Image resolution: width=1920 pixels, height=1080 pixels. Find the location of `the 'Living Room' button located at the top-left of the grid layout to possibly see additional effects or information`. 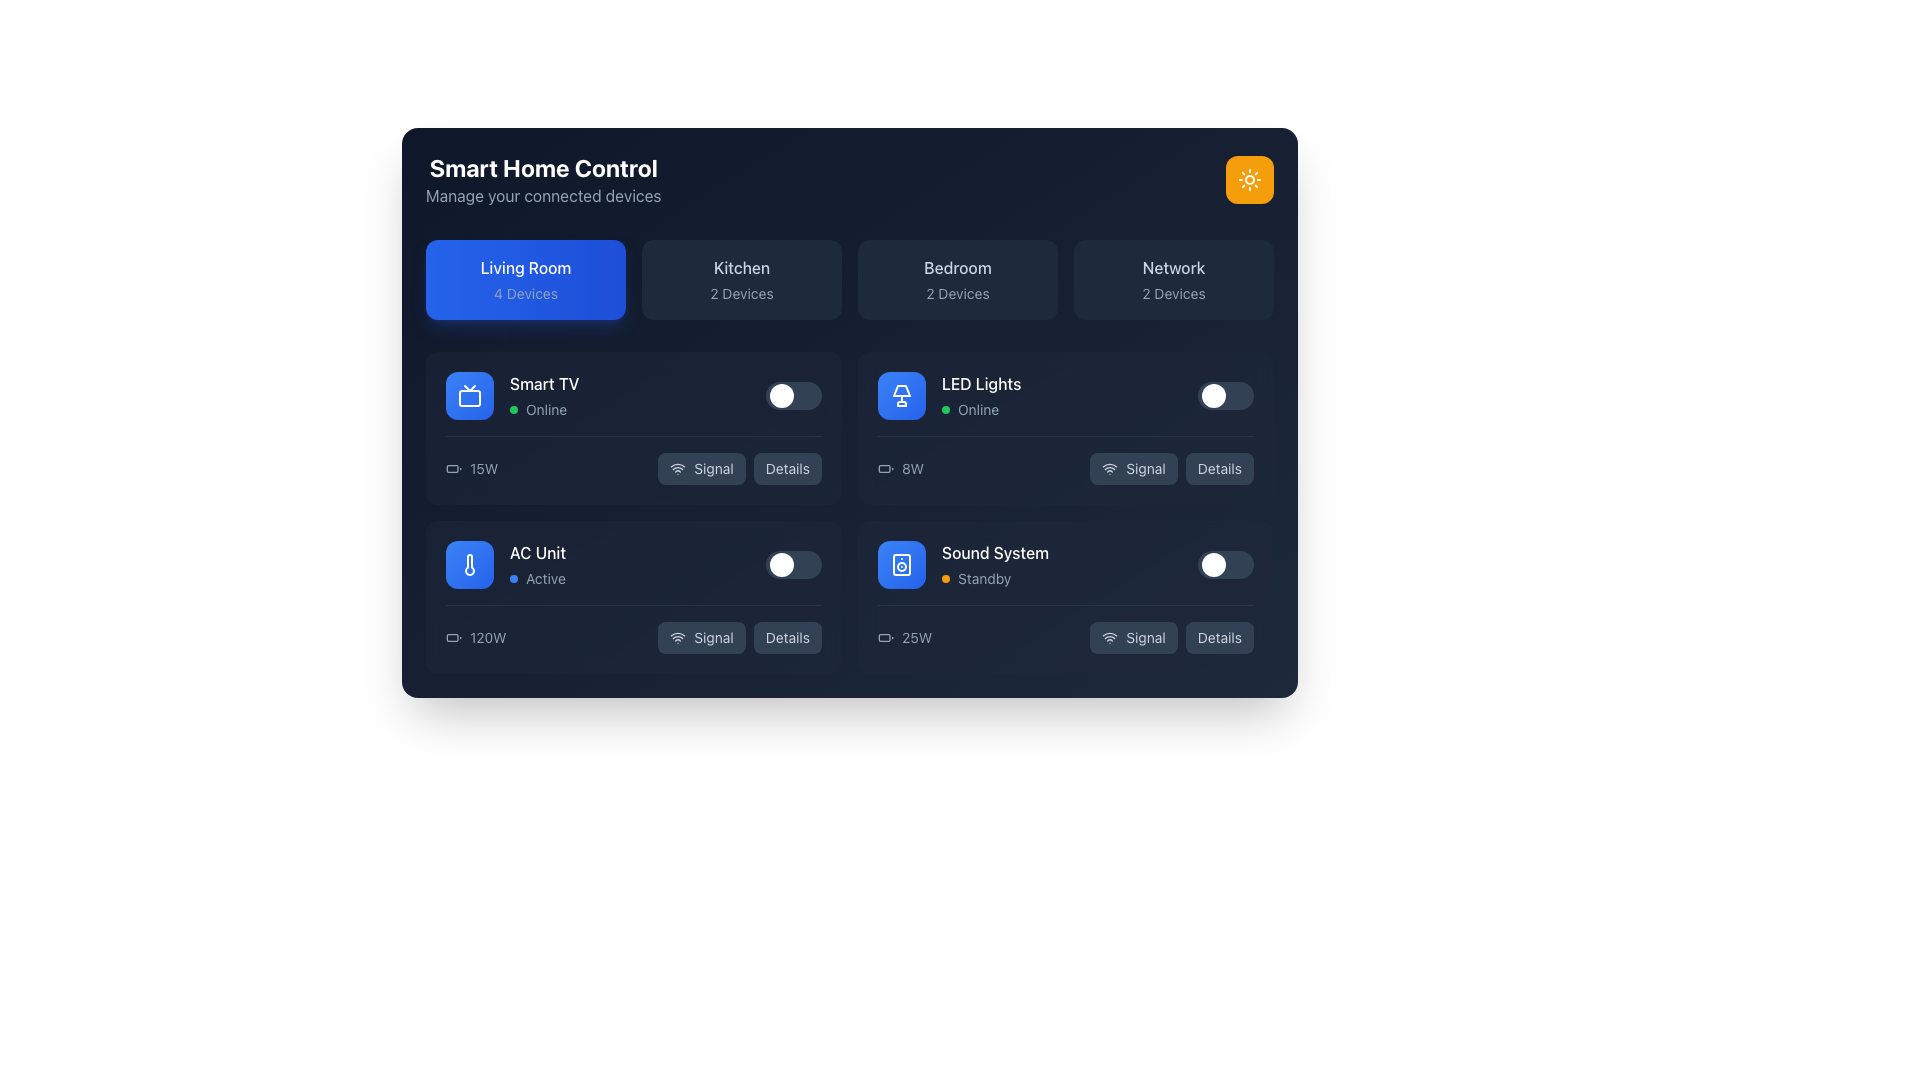

the 'Living Room' button located at the top-left of the grid layout to possibly see additional effects or information is located at coordinates (526, 280).